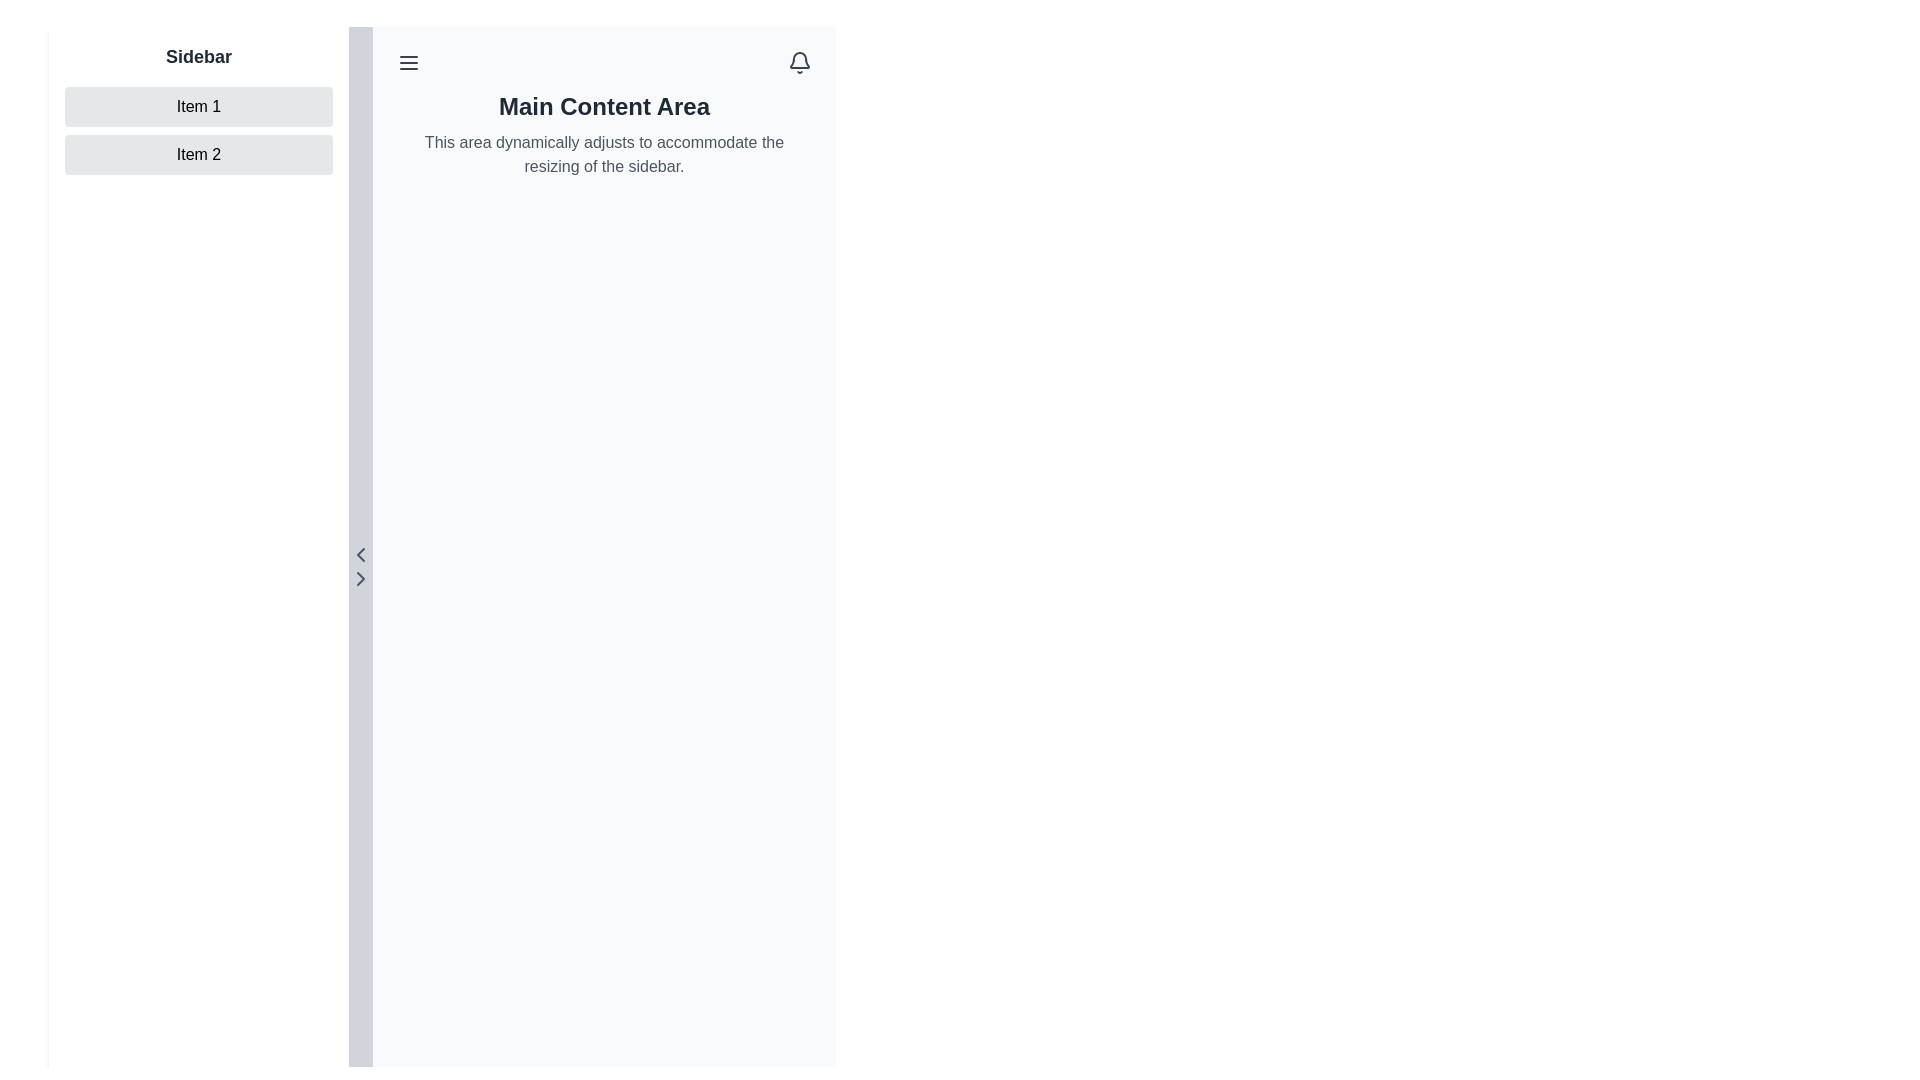  Describe the element at coordinates (360, 555) in the screenshot. I see `the chevron-shaped icon resembling a left-pointing arrow located on the vertical bar separating the sidebar from the main content area to interact with it` at that location.